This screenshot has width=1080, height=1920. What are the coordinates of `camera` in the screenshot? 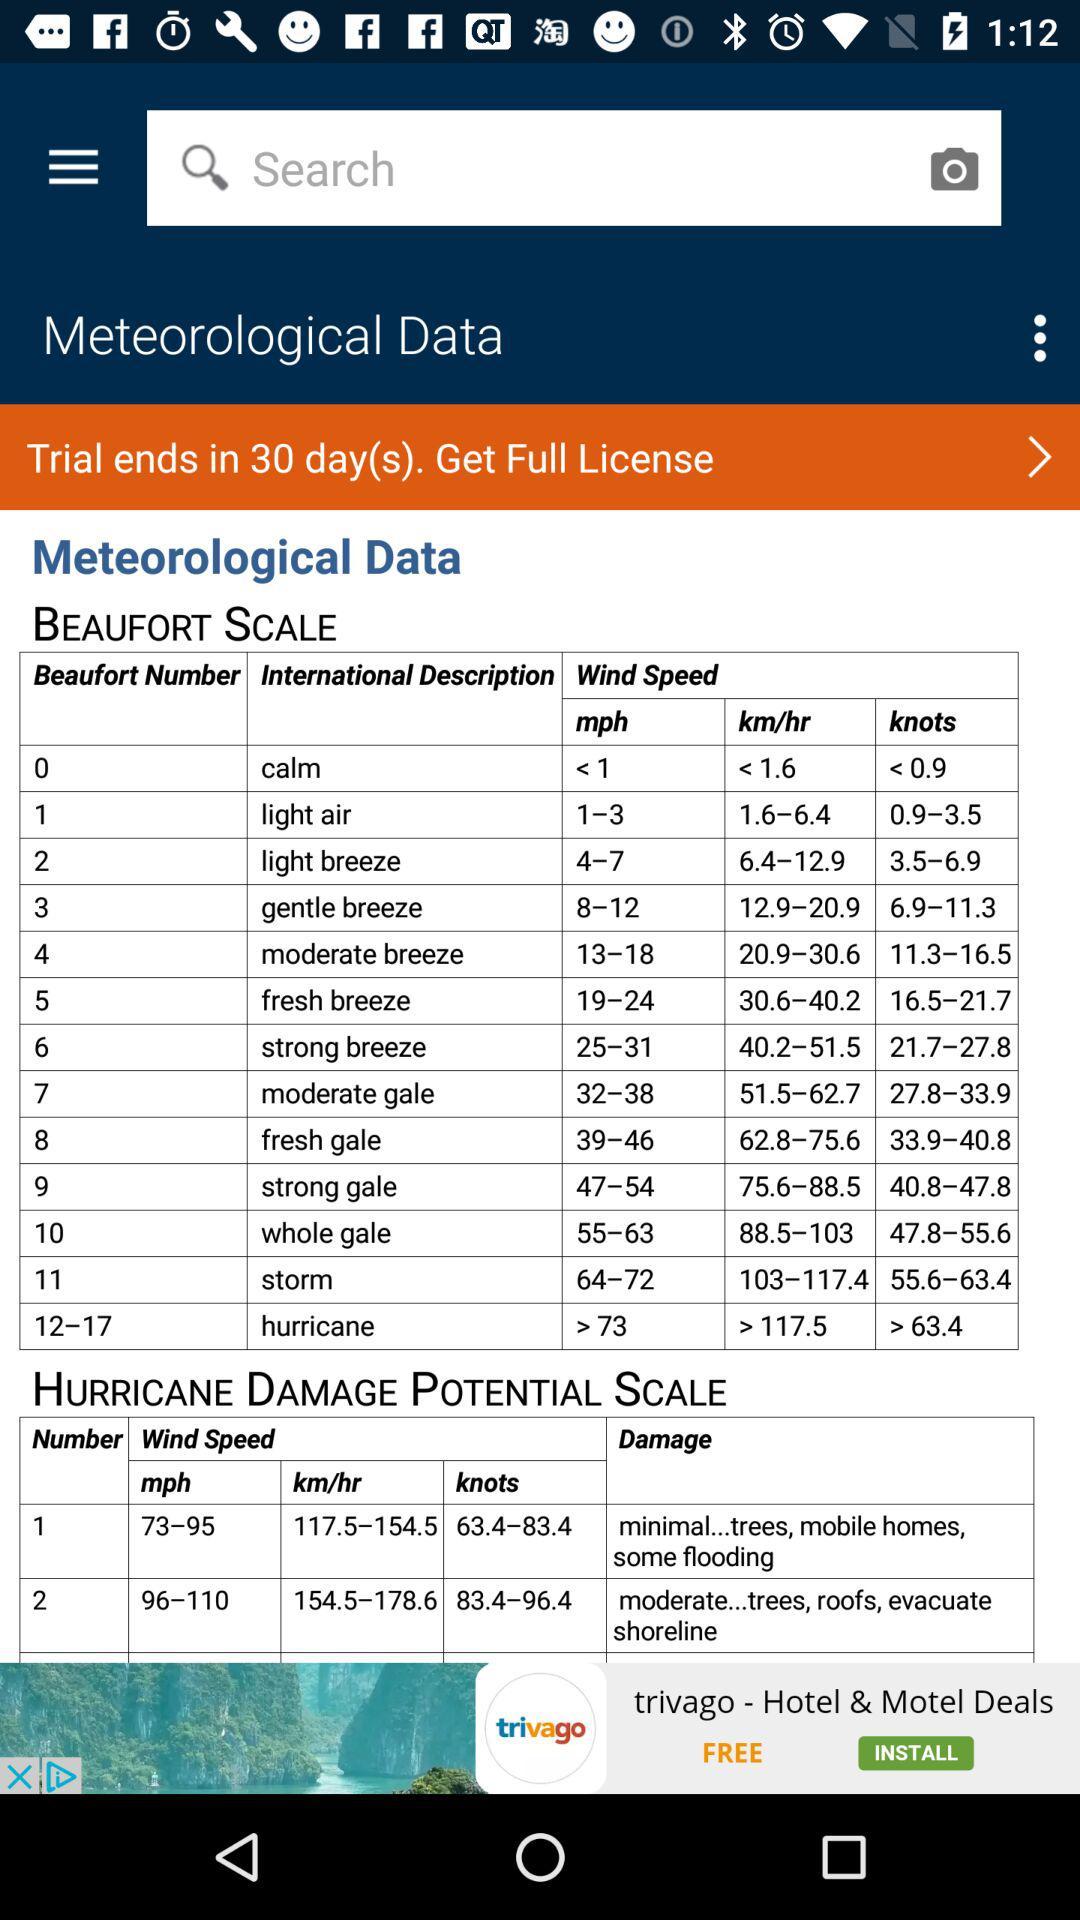 It's located at (952, 168).